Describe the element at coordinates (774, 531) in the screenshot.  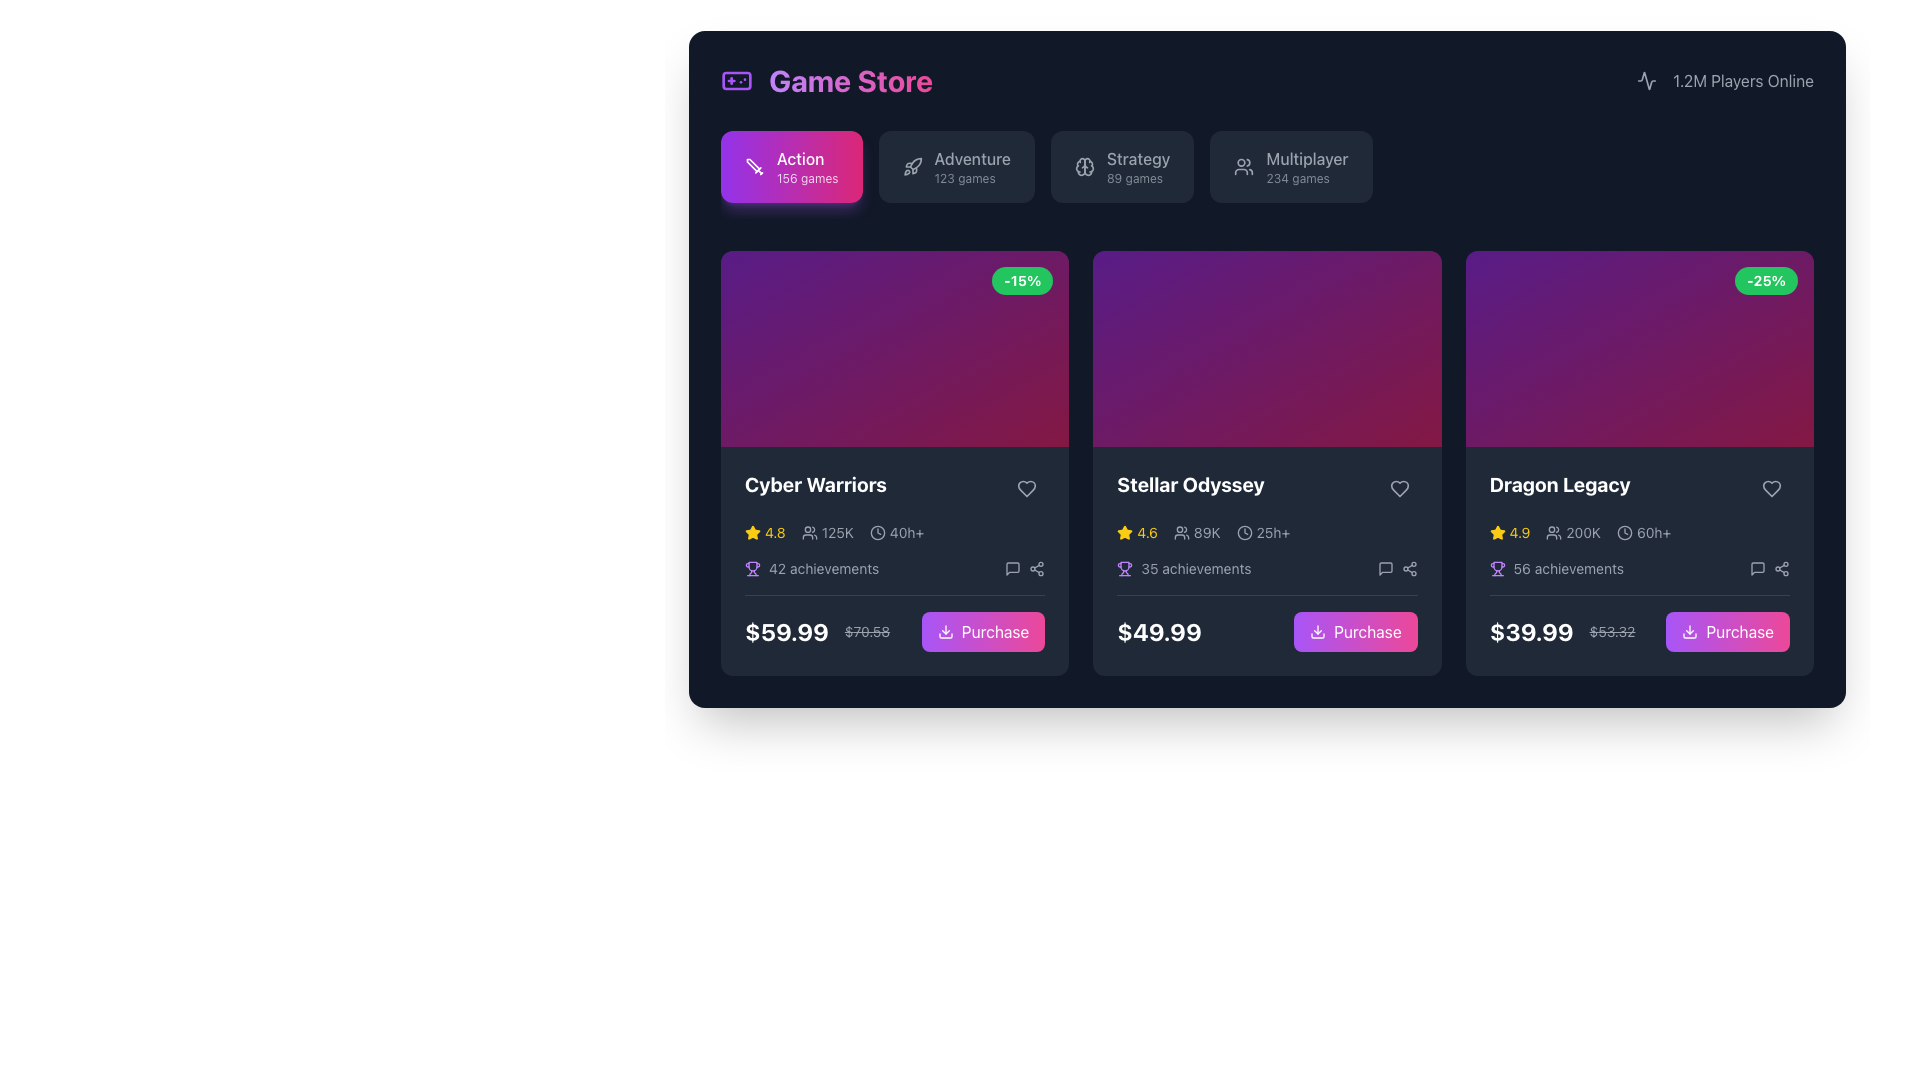
I see `displayed numeric rating '4.8' which is styled in a yellowish tone and located at the bottom left corner of the 'Cyber Warriors' game card, following a star icon` at that location.